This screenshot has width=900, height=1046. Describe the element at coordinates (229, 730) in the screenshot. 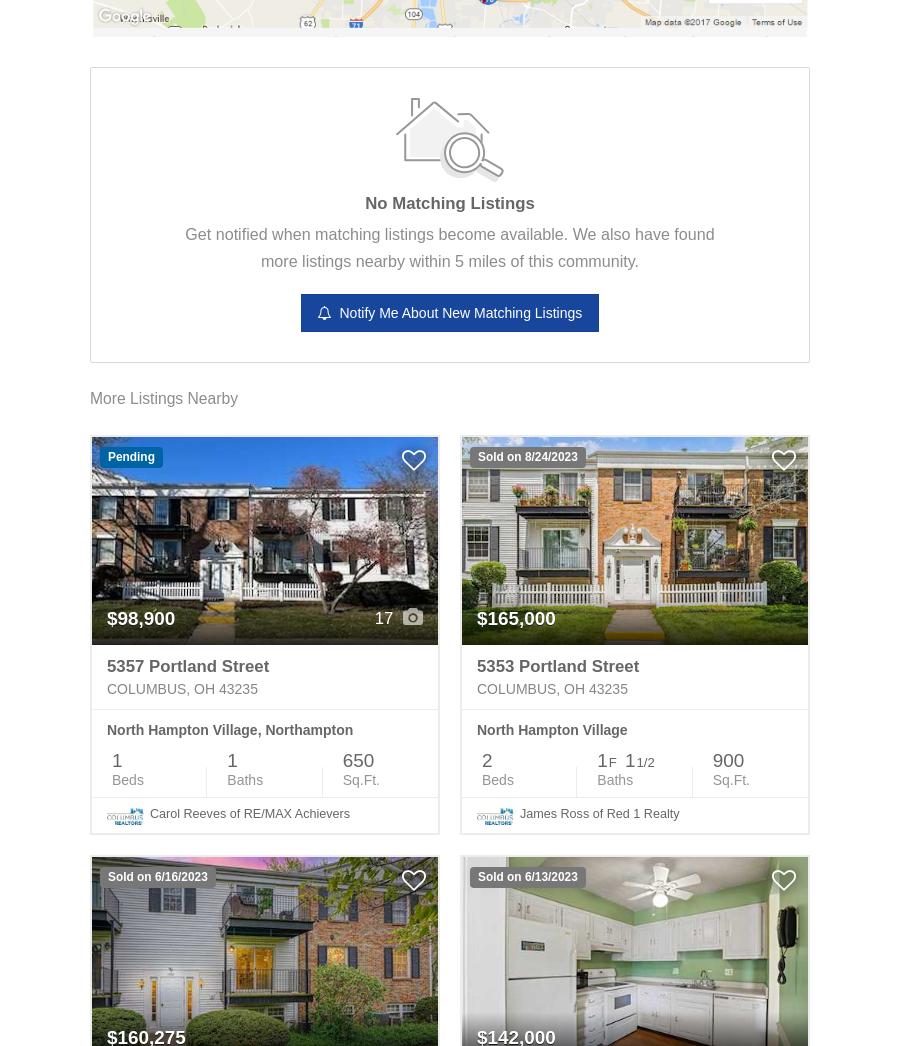

I see `'North Hampton Village, Northampton'` at that location.